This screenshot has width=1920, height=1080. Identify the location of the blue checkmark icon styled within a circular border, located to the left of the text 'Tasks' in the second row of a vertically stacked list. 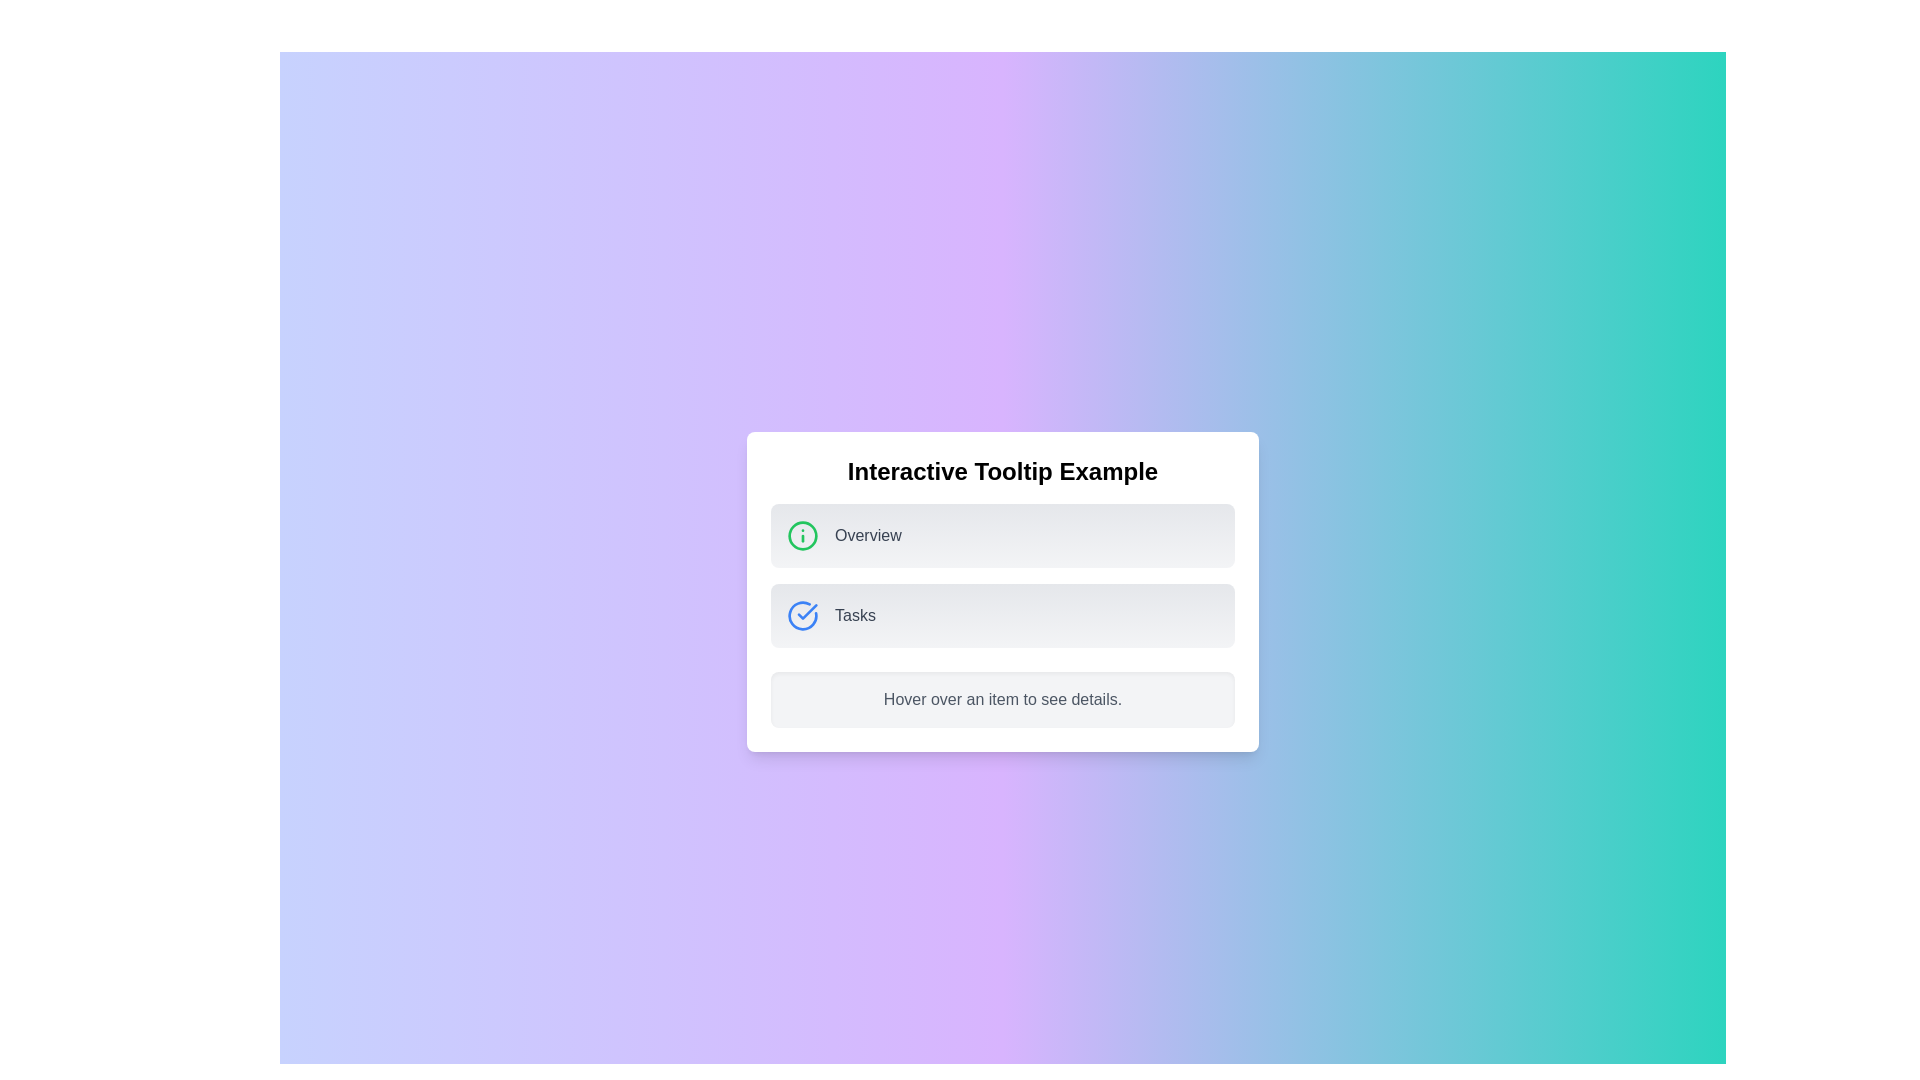
(802, 615).